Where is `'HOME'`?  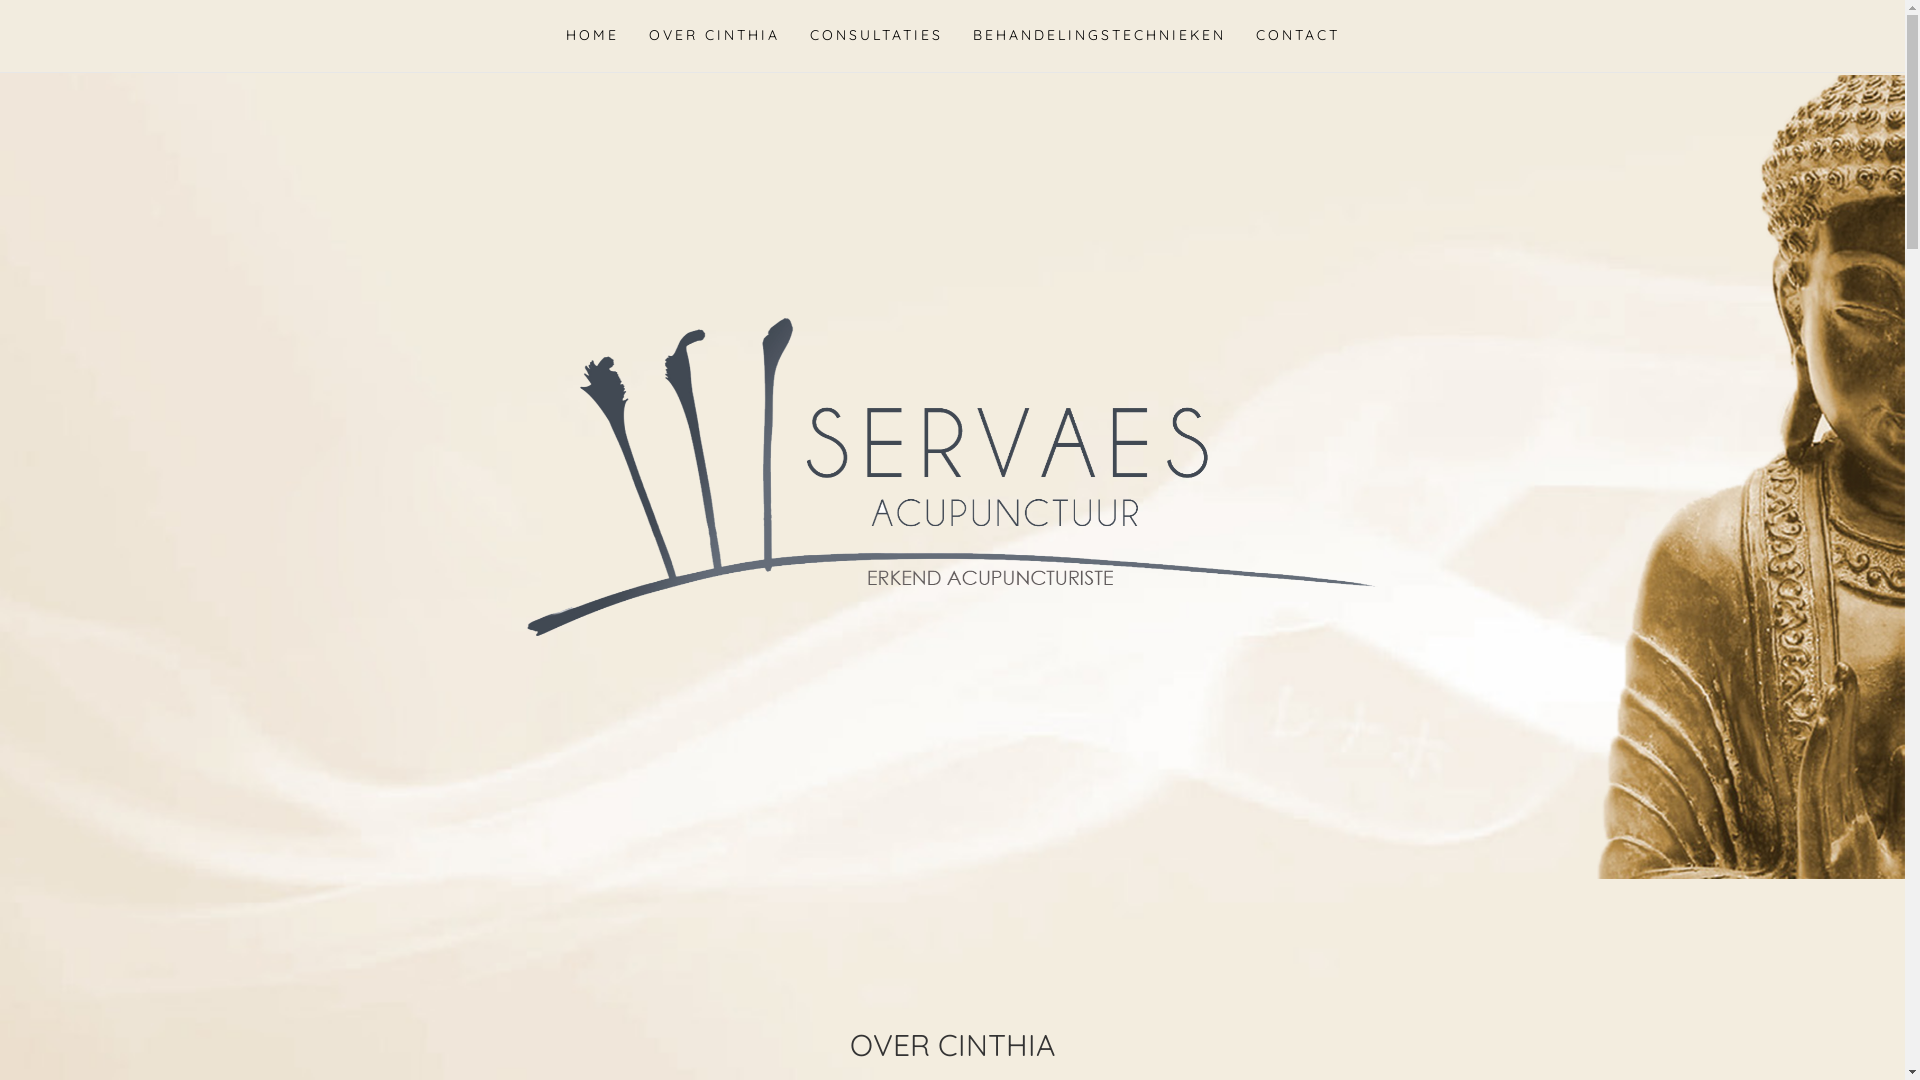 'HOME' is located at coordinates (590, 35).